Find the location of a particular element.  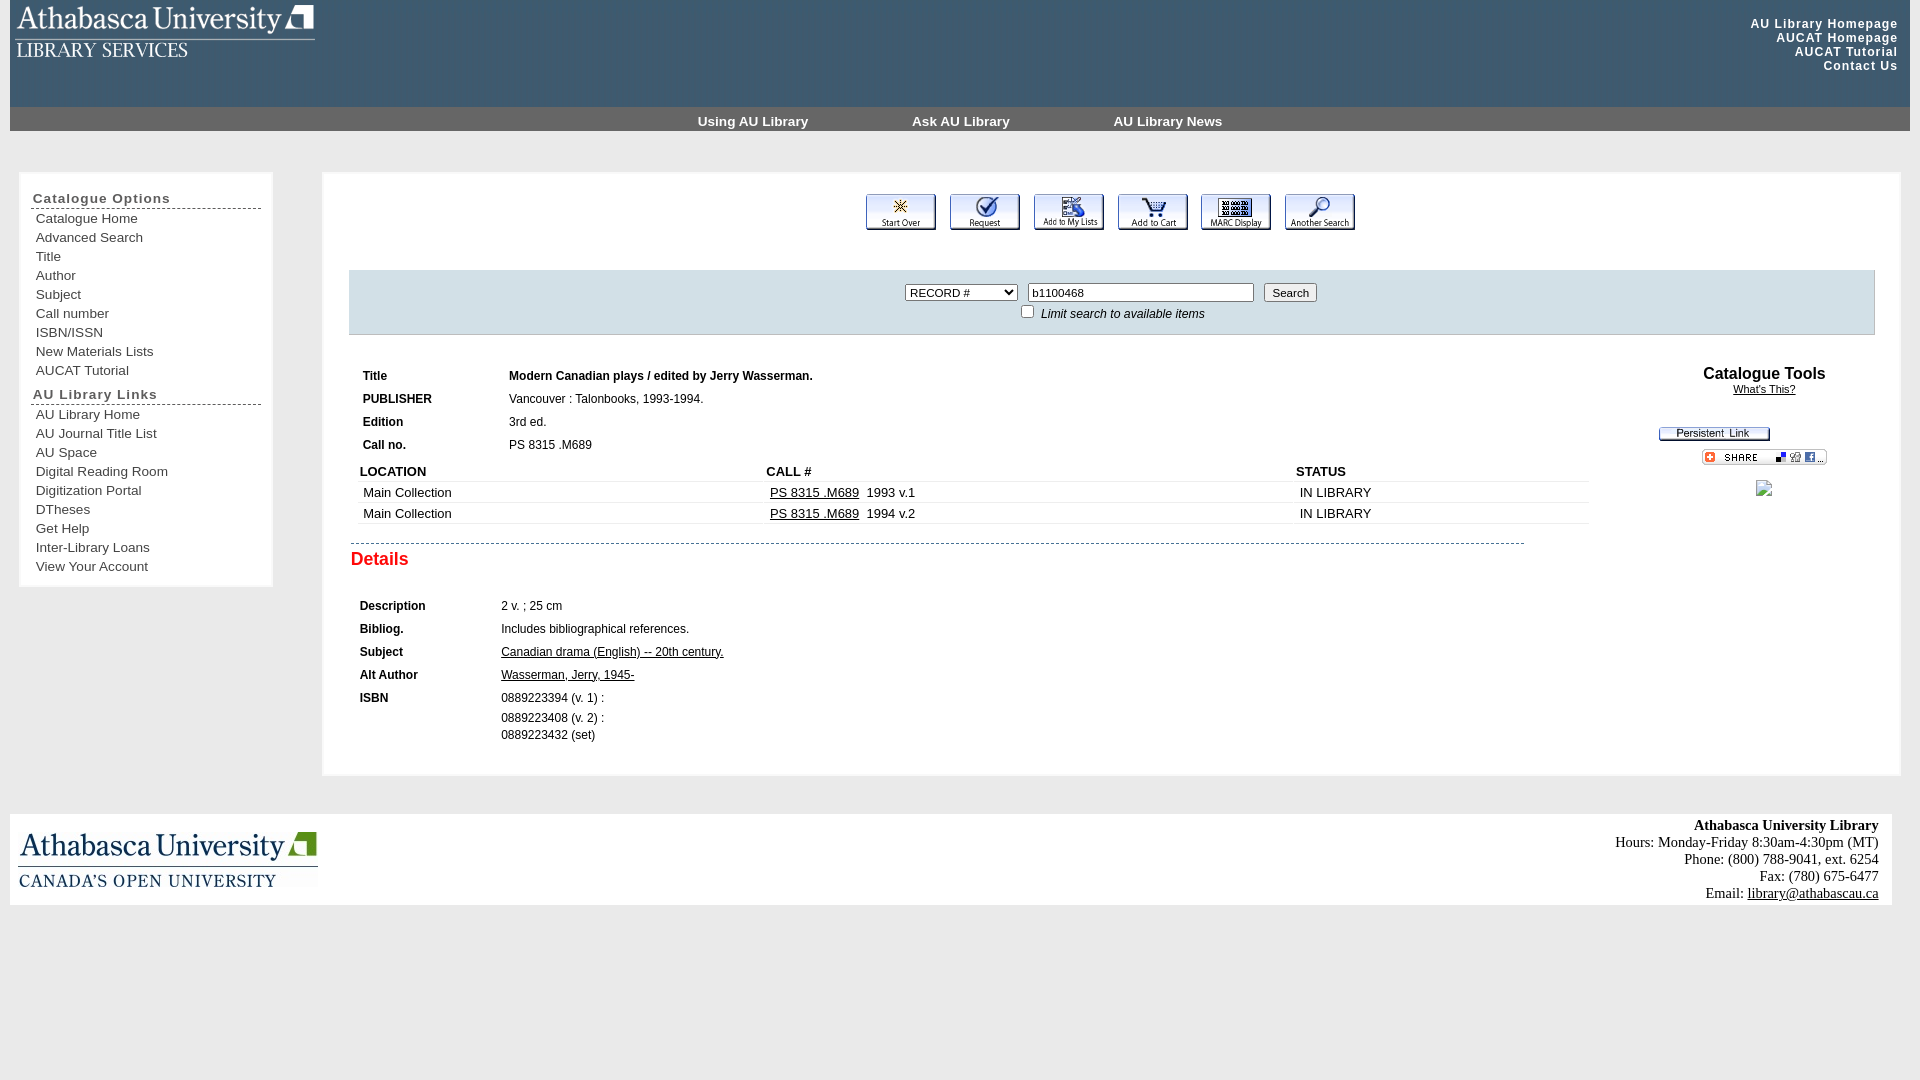

'Ask AU Library' is located at coordinates (962, 121).